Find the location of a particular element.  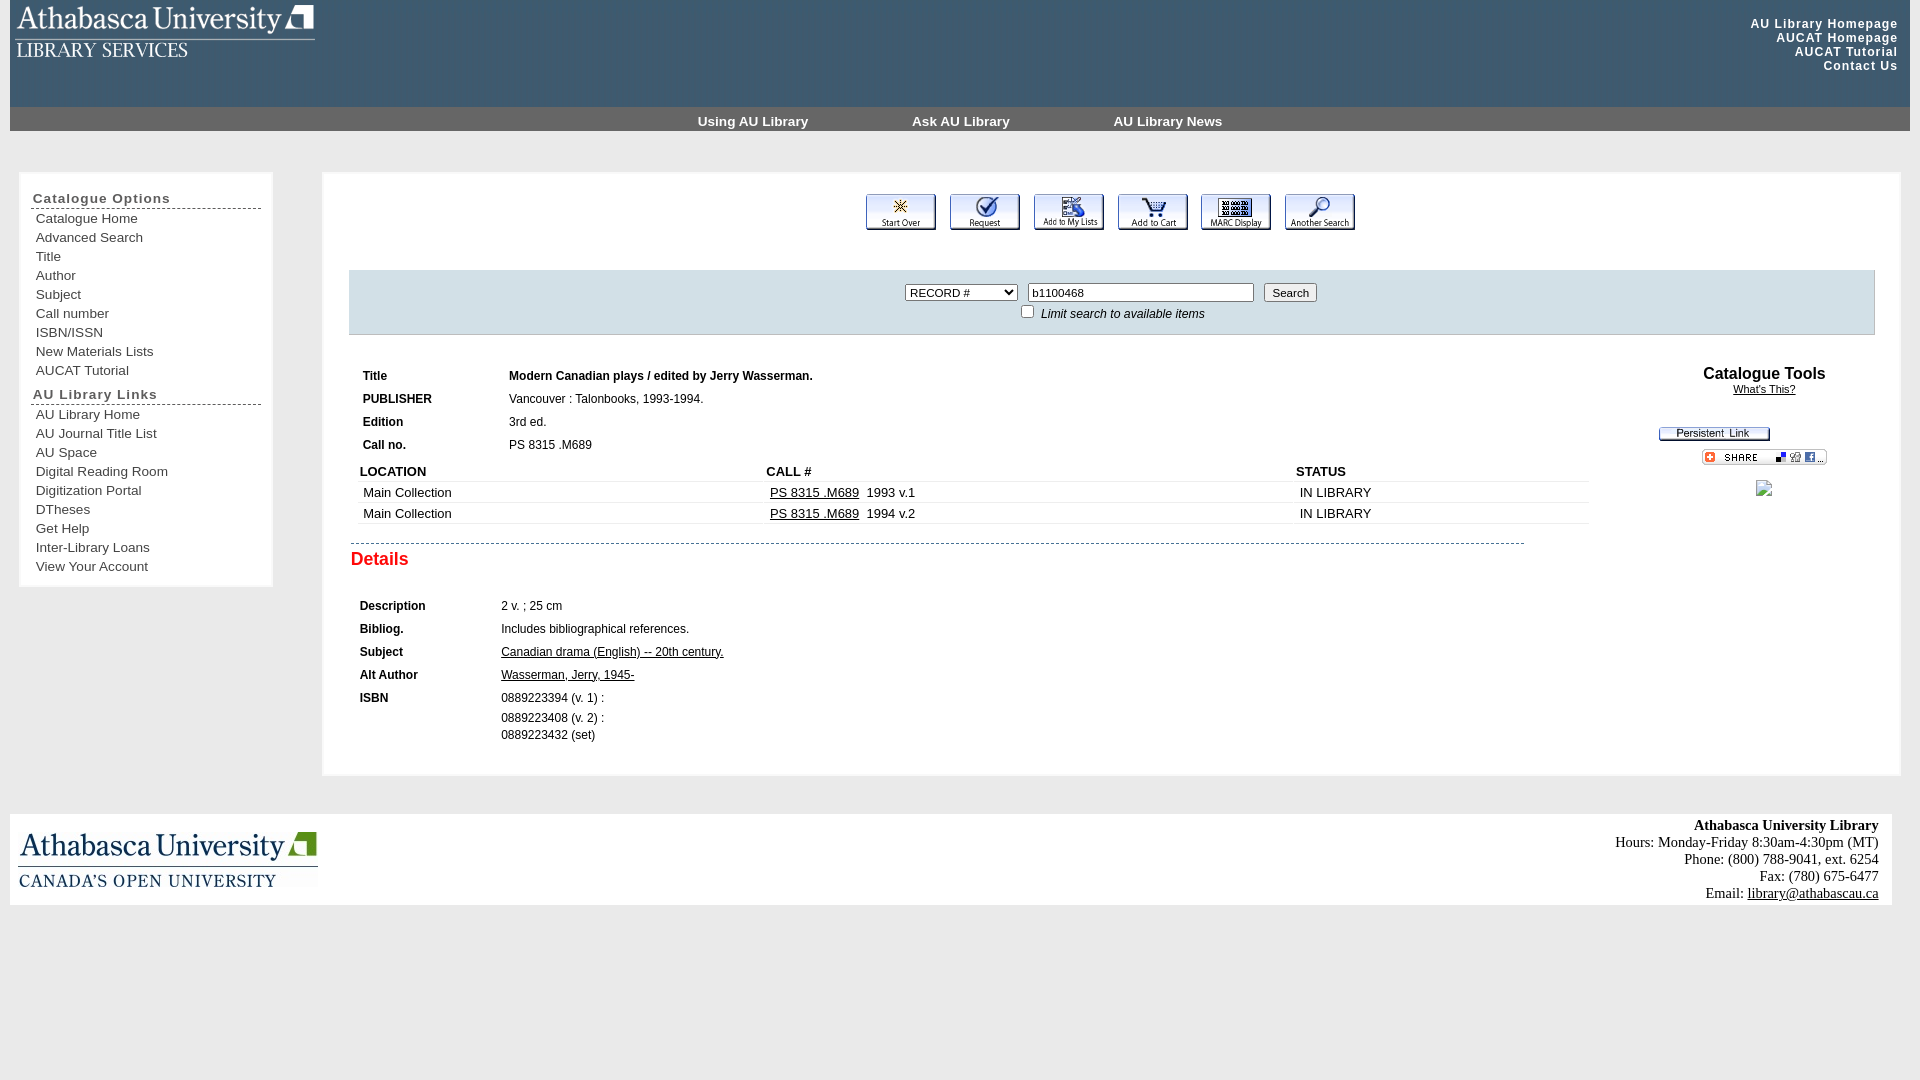

'Ask AU Library' is located at coordinates (962, 121).